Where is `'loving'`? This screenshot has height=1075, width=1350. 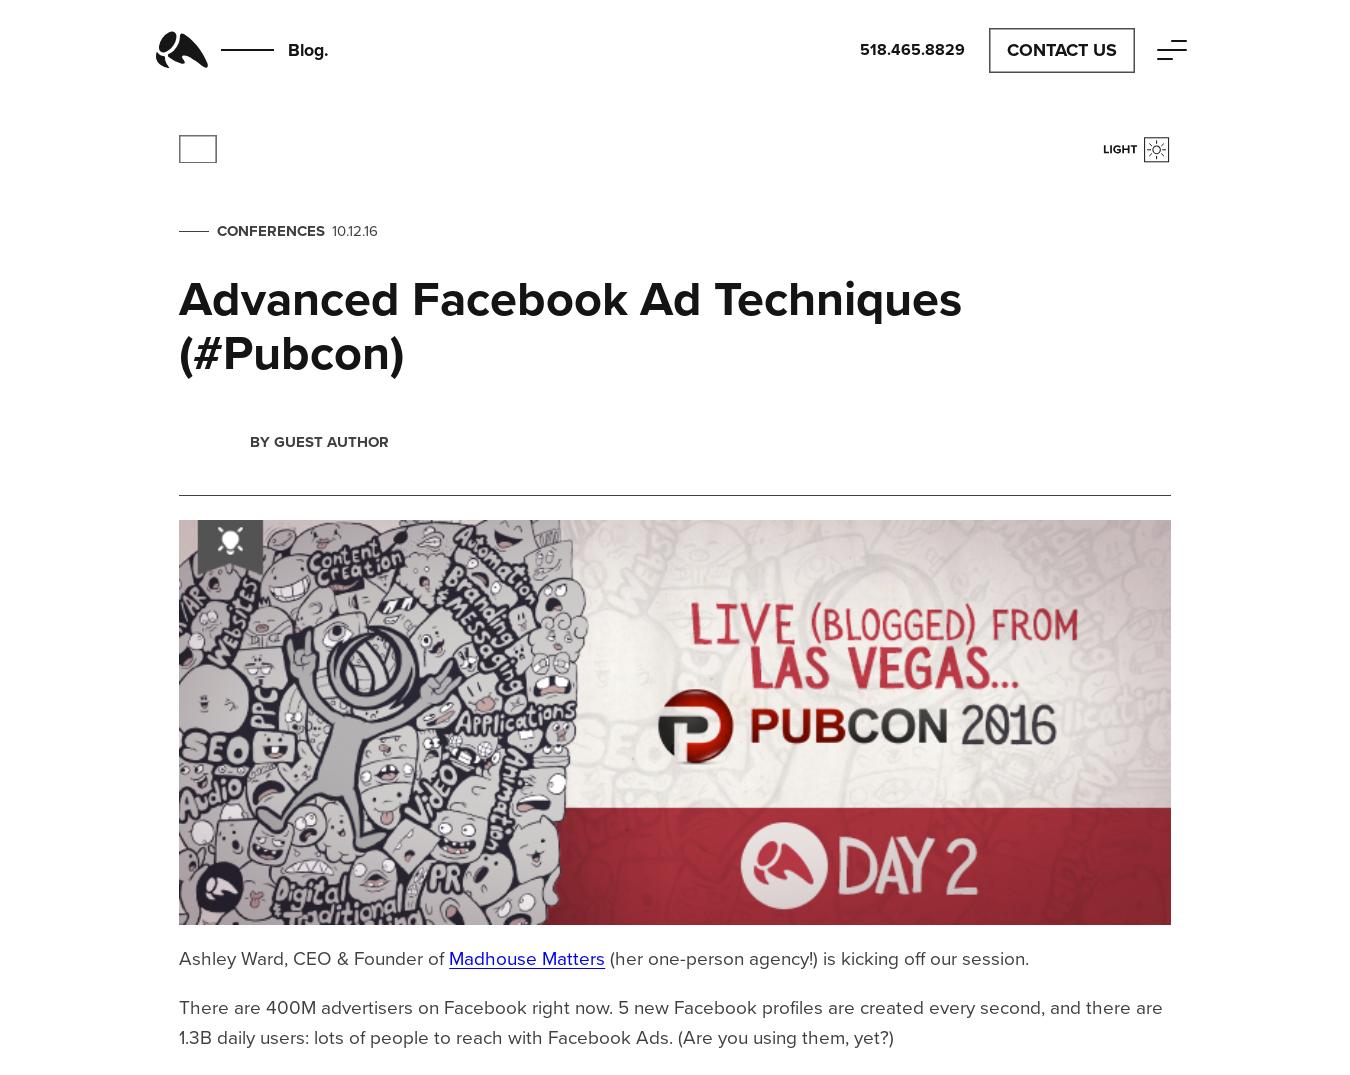 'loving' is located at coordinates (340, 388).